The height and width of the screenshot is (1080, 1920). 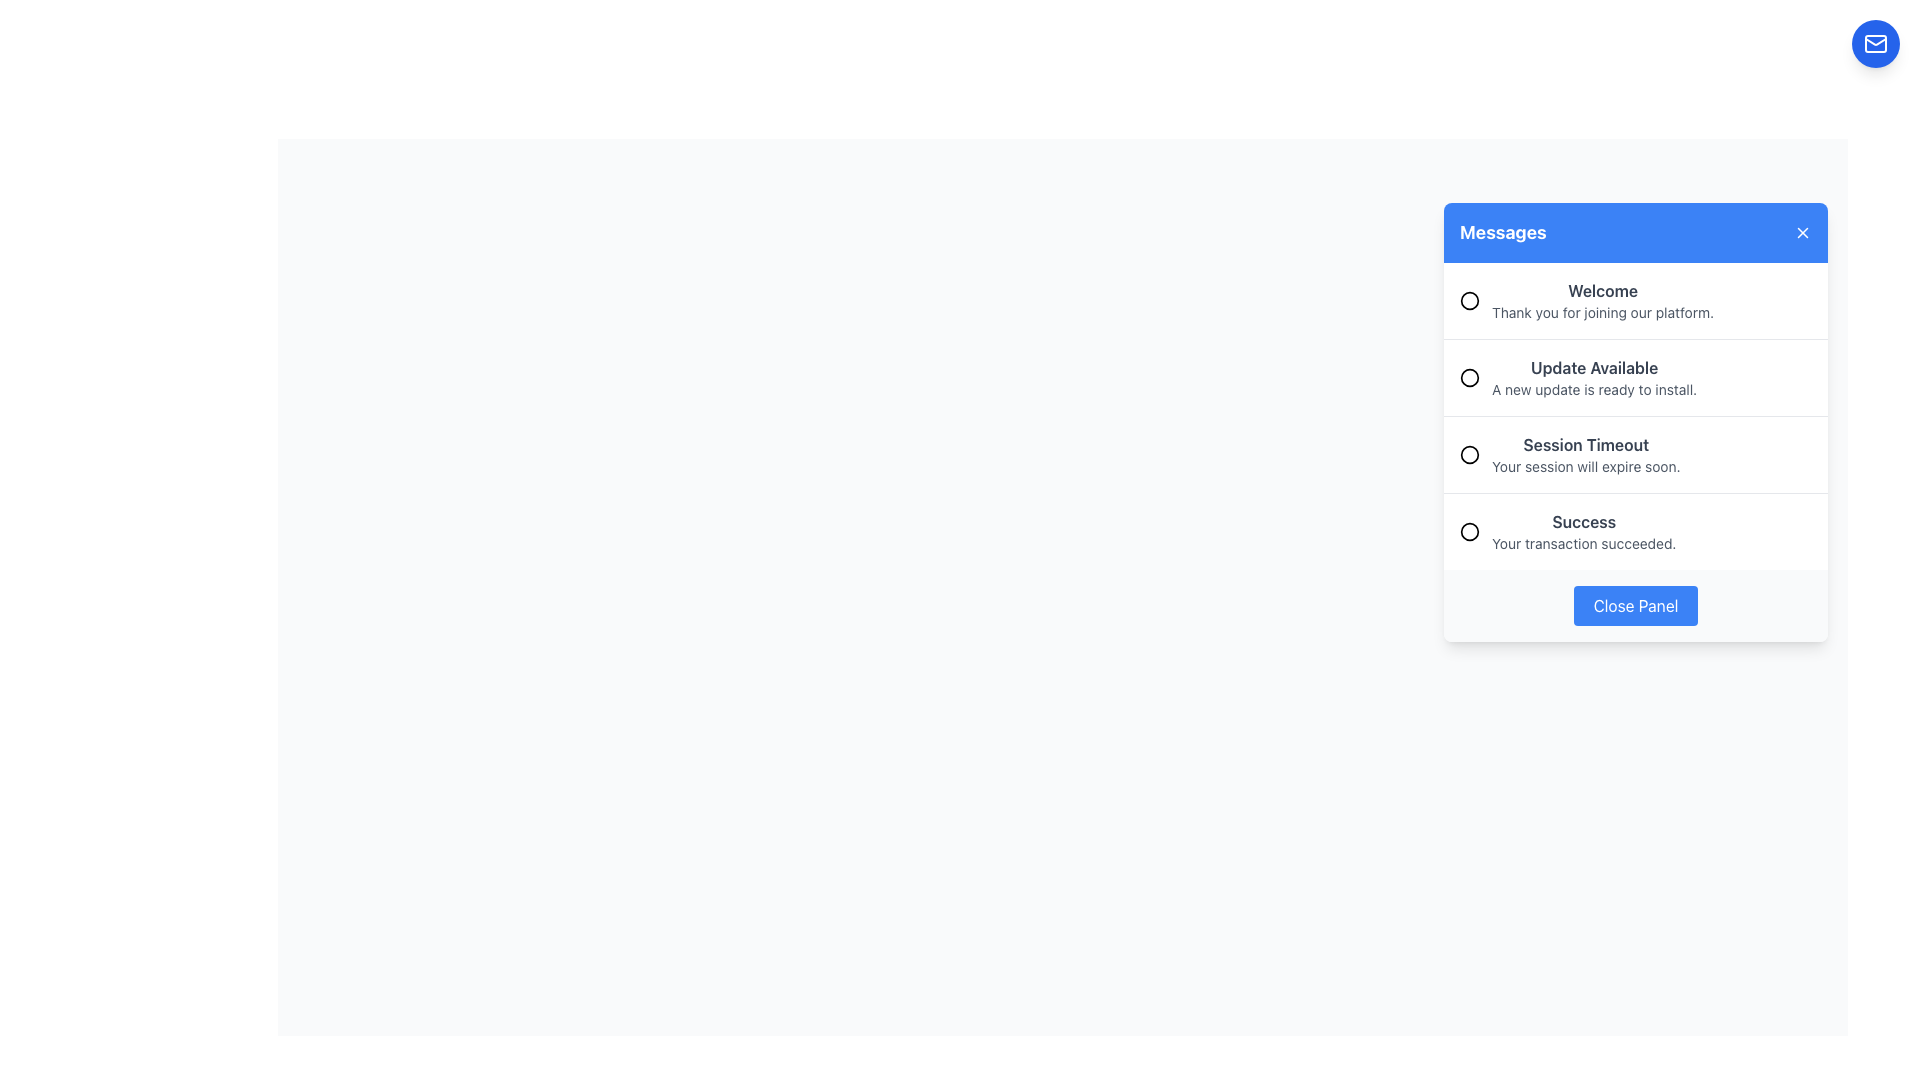 I want to click on text in the second row of the list, which indicates an update is available and is positioned beneath the 'Welcome' heading and above the 'Session Timeout' entry, so click(x=1593, y=378).